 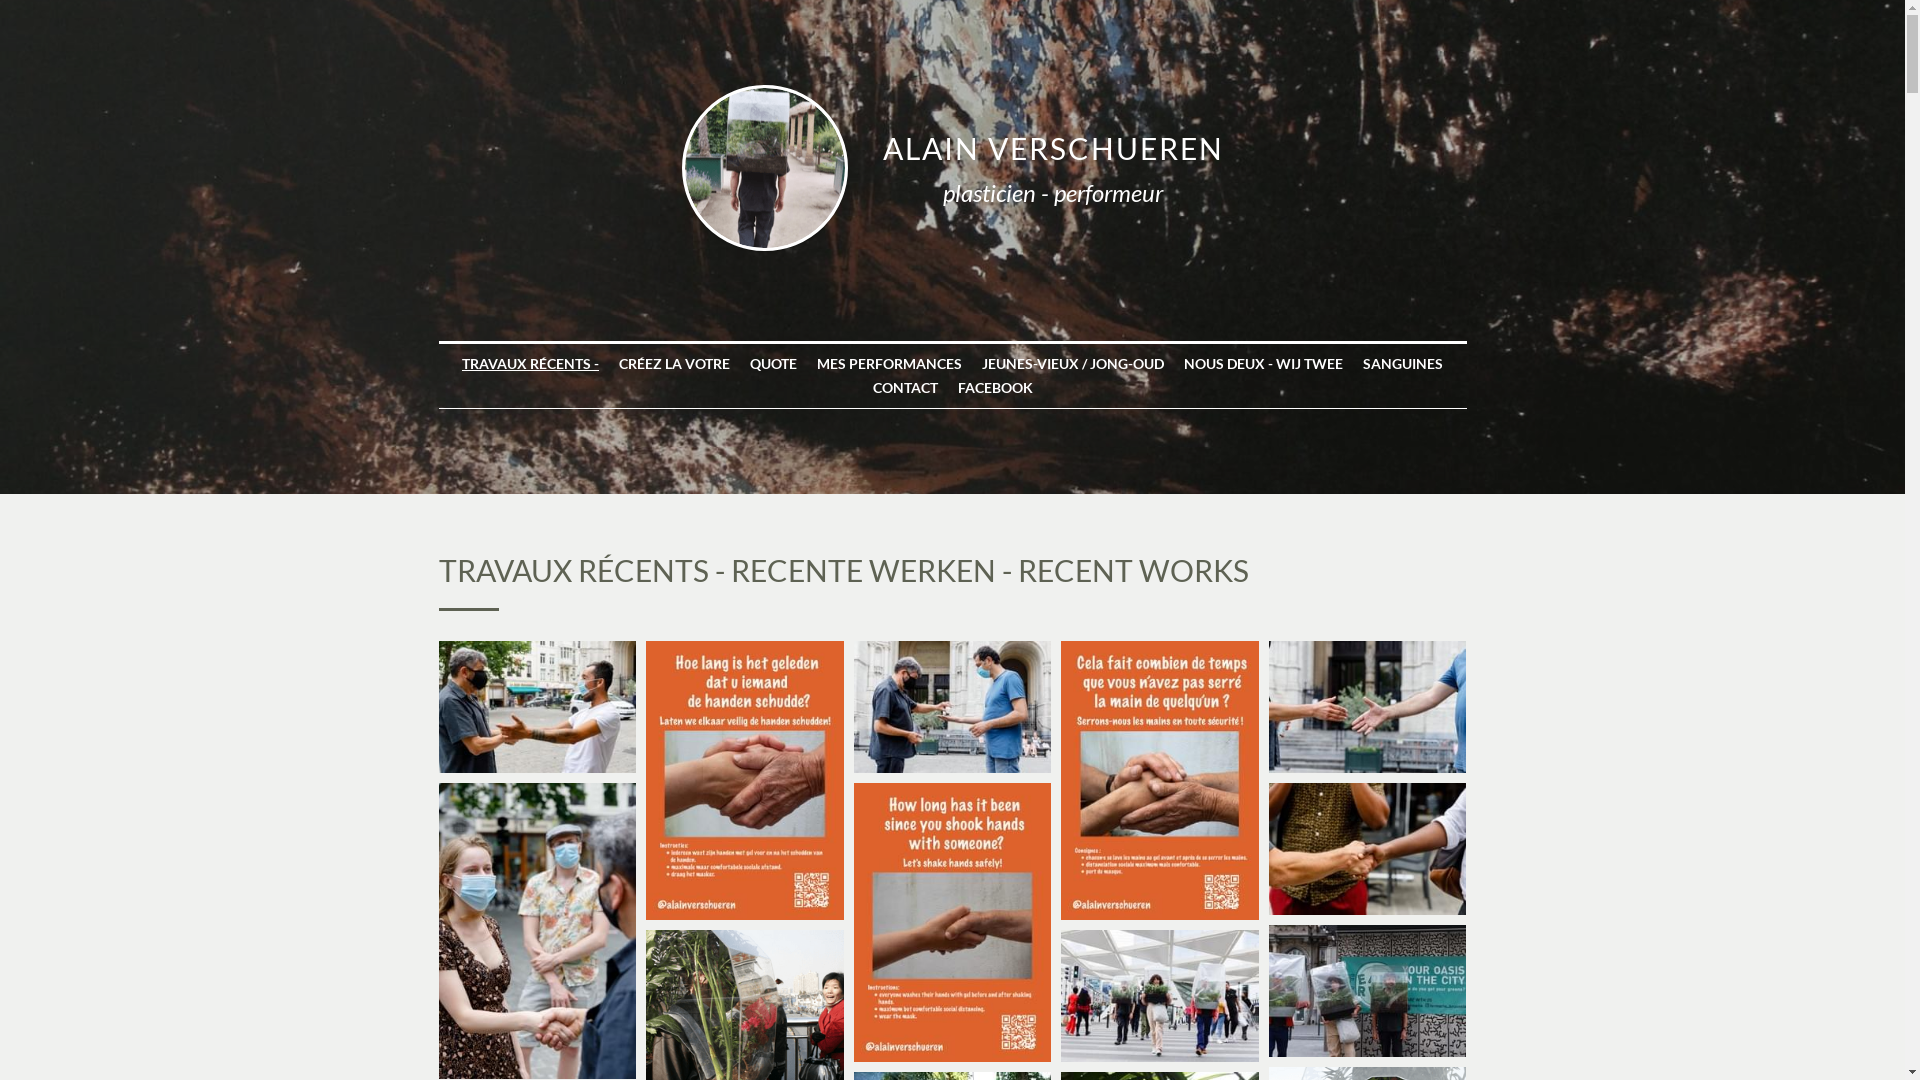 What do you see at coordinates (888, 363) in the screenshot?
I see `'MES PERFORMANCES'` at bounding box center [888, 363].